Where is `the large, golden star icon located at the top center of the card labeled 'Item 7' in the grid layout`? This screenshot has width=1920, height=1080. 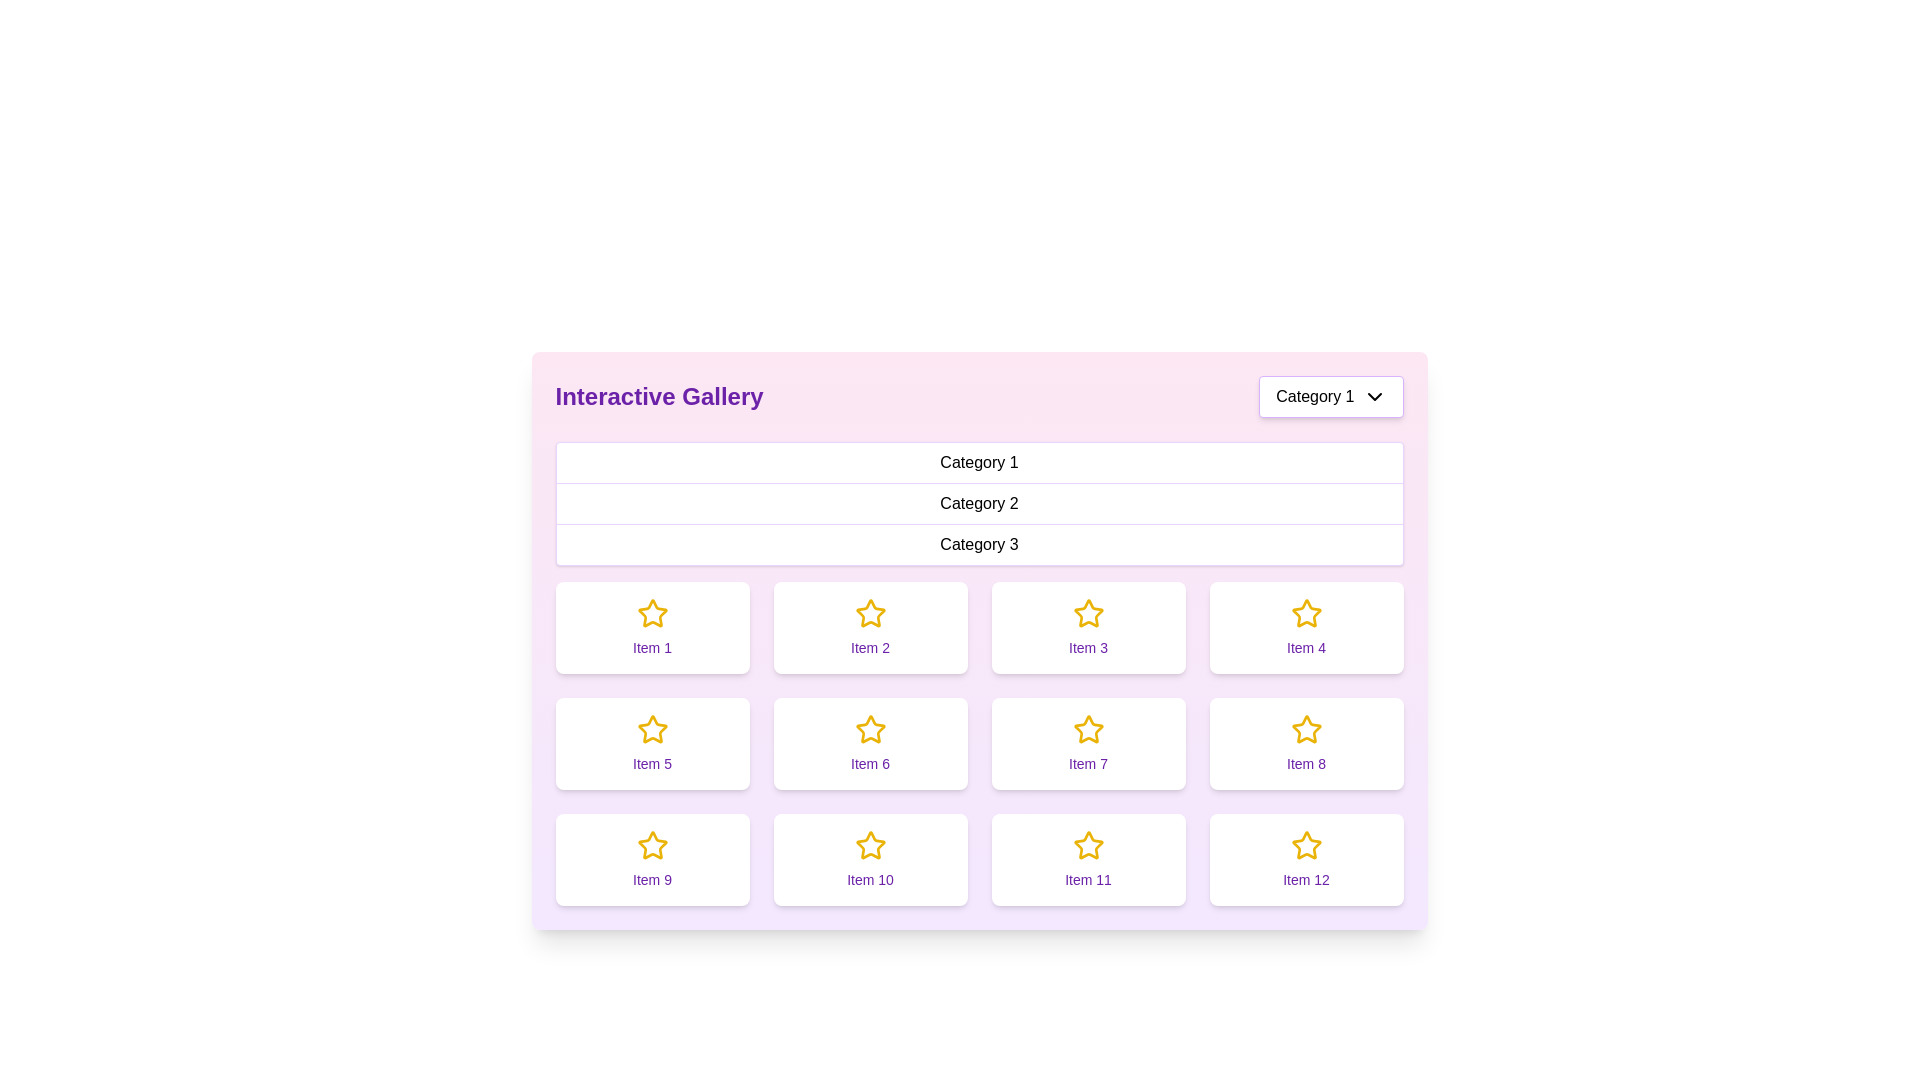 the large, golden star icon located at the top center of the card labeled 'Item 7' in the grid layout is located at coordinates (1087, 729).